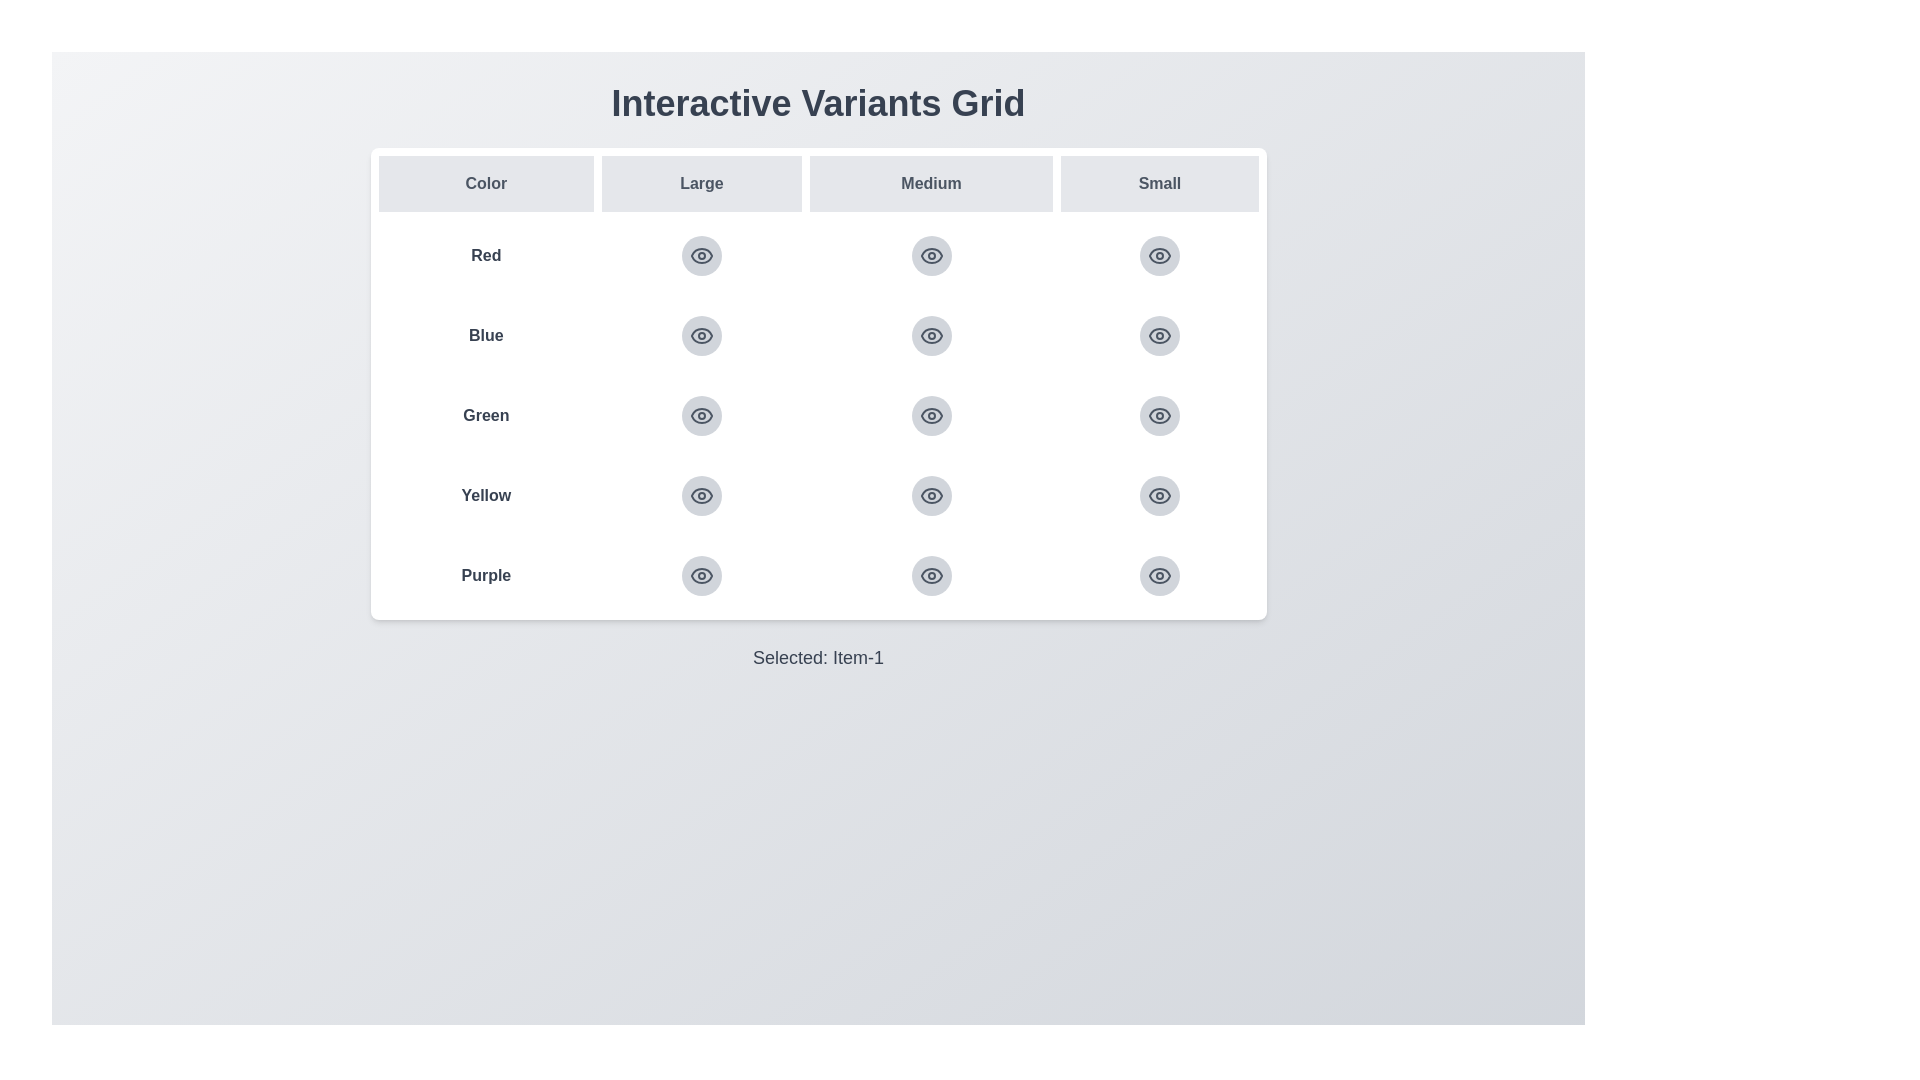 This screenshot has width=1920, height=1080. Describe the element at coordinates (701, 415) in the screenshot. I see `the circular button with a light gray background and dark gray eye icon located in the grid under the 'Green' label in the 'Large' column` at that location.